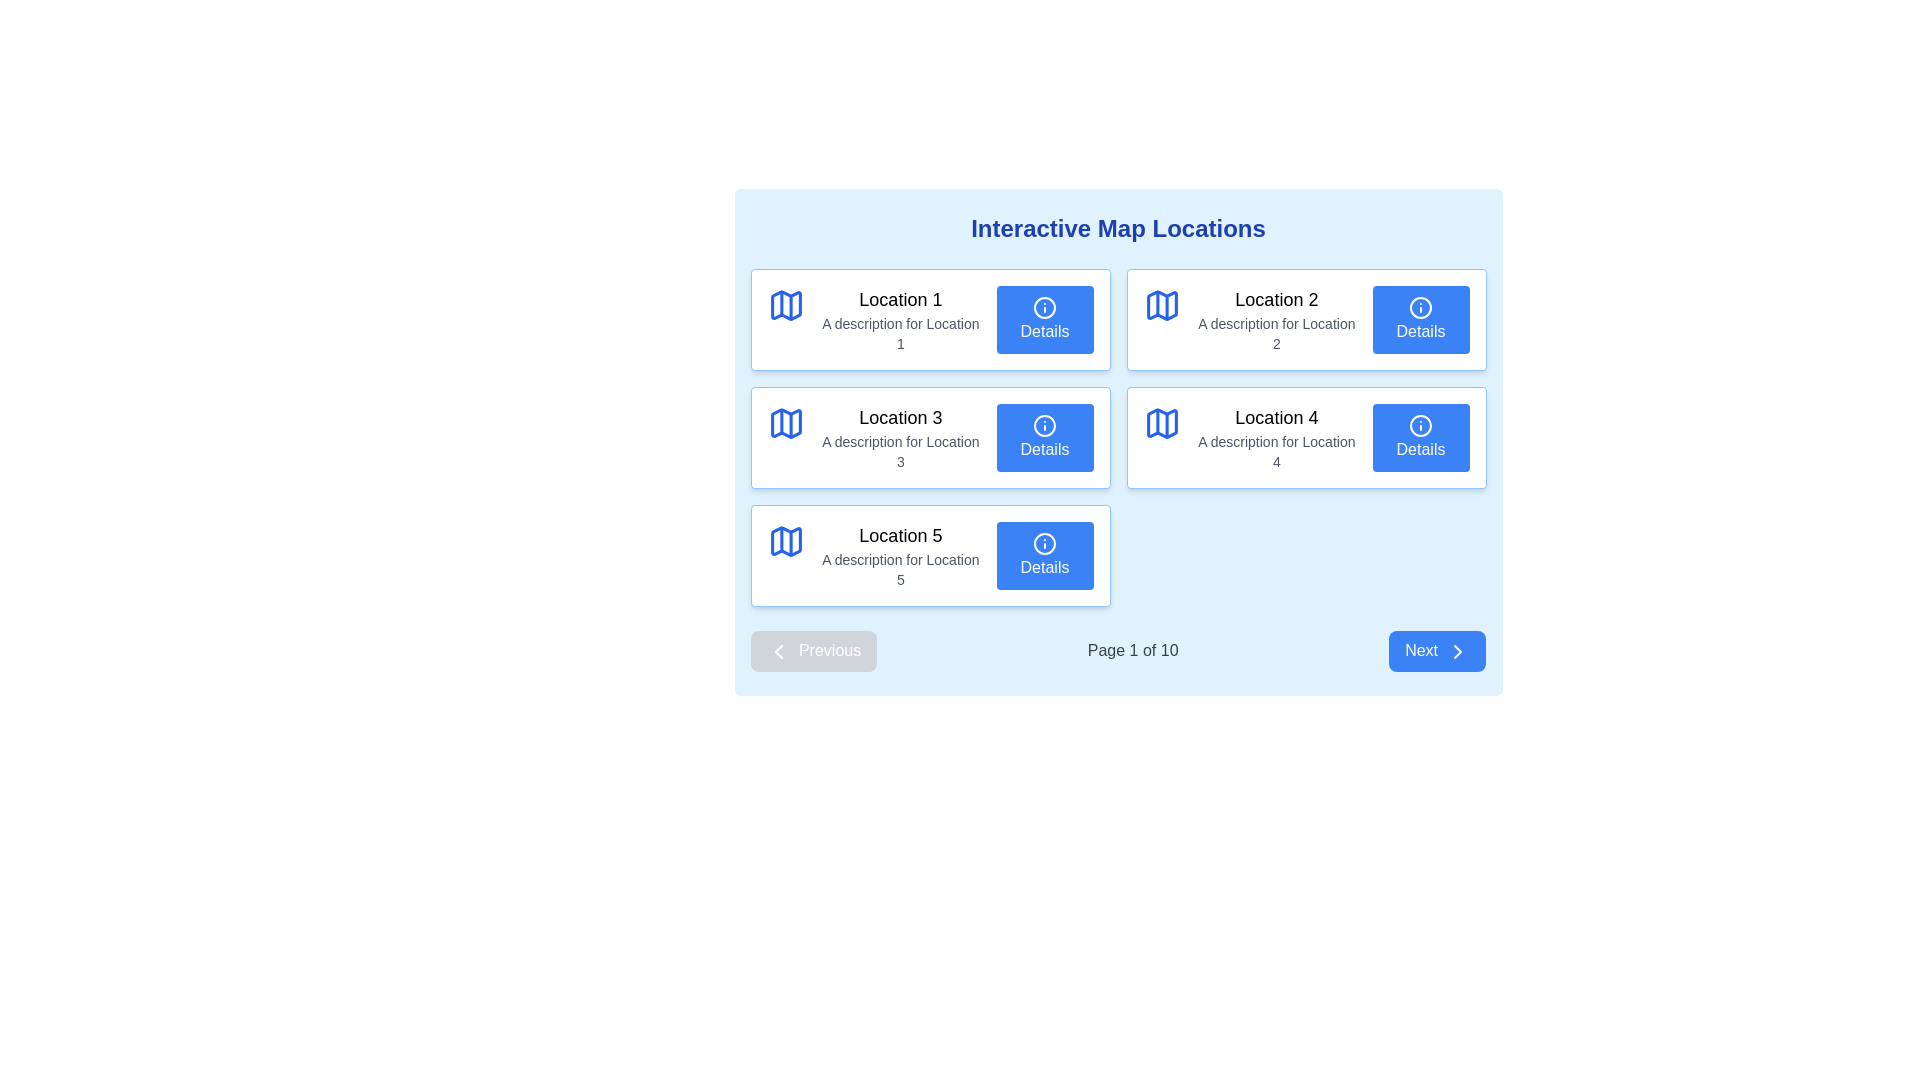  I want to click on the button located, so click(1419, 319).